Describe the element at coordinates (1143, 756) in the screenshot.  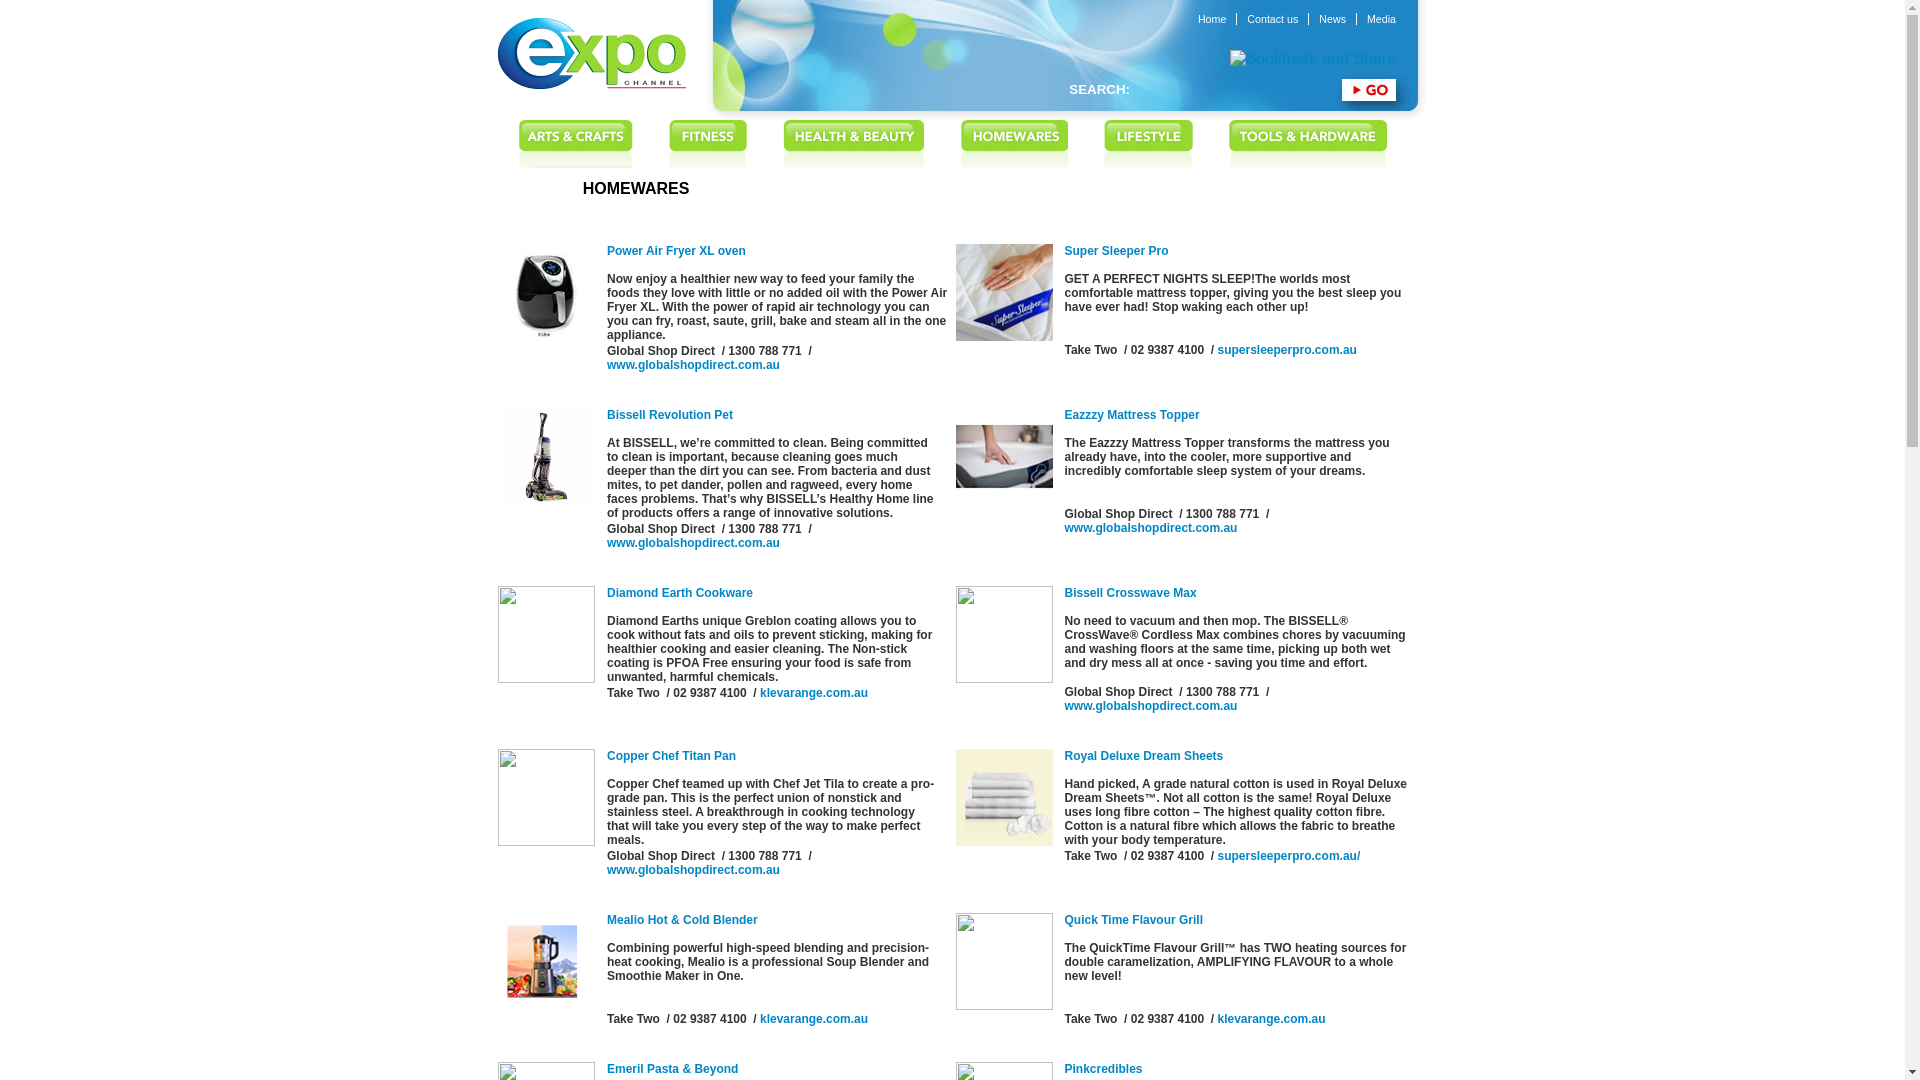
I see `'Royal Deluxe Dream Sheets'` at that location.